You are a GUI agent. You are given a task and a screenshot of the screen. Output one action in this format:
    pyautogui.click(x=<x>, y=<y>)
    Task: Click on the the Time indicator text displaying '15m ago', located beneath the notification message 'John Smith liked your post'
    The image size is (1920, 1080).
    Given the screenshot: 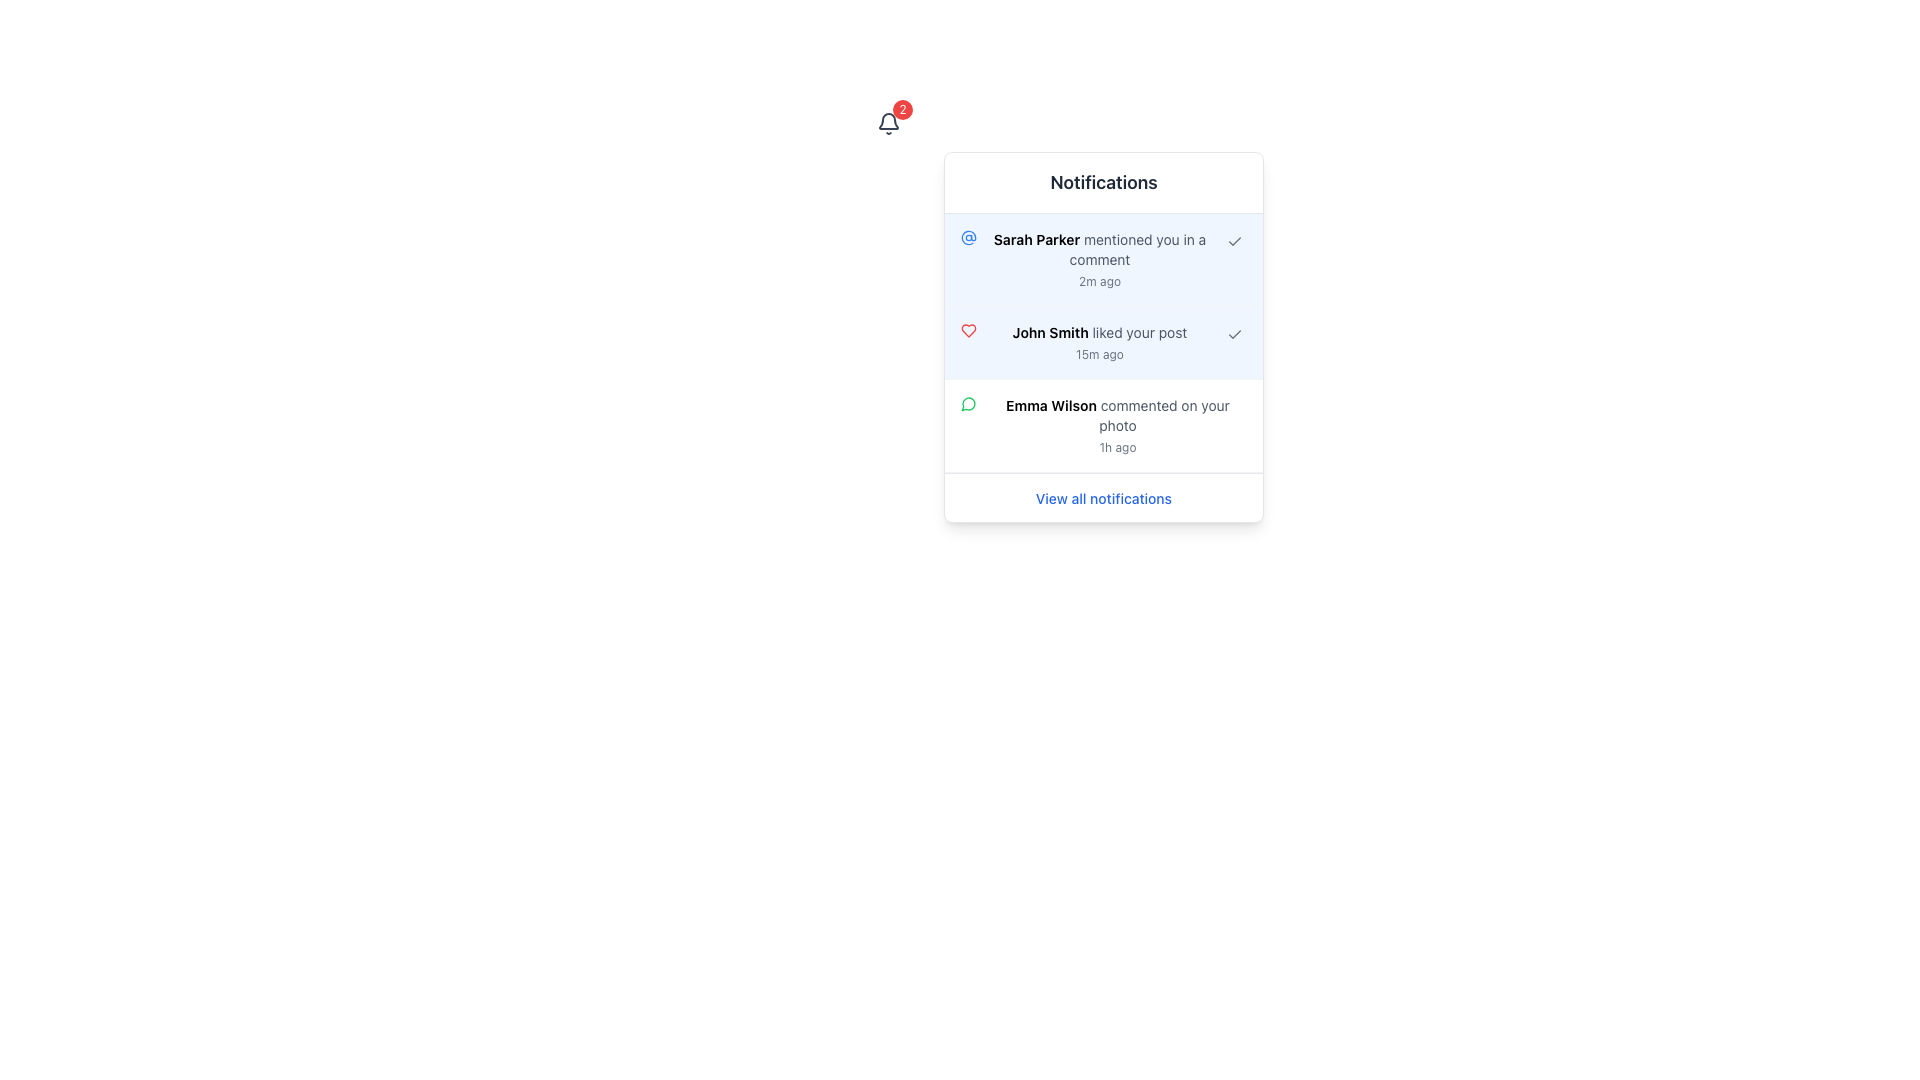 What is the action you would take?
    pyautogui.click(x=1098, y=353)
    